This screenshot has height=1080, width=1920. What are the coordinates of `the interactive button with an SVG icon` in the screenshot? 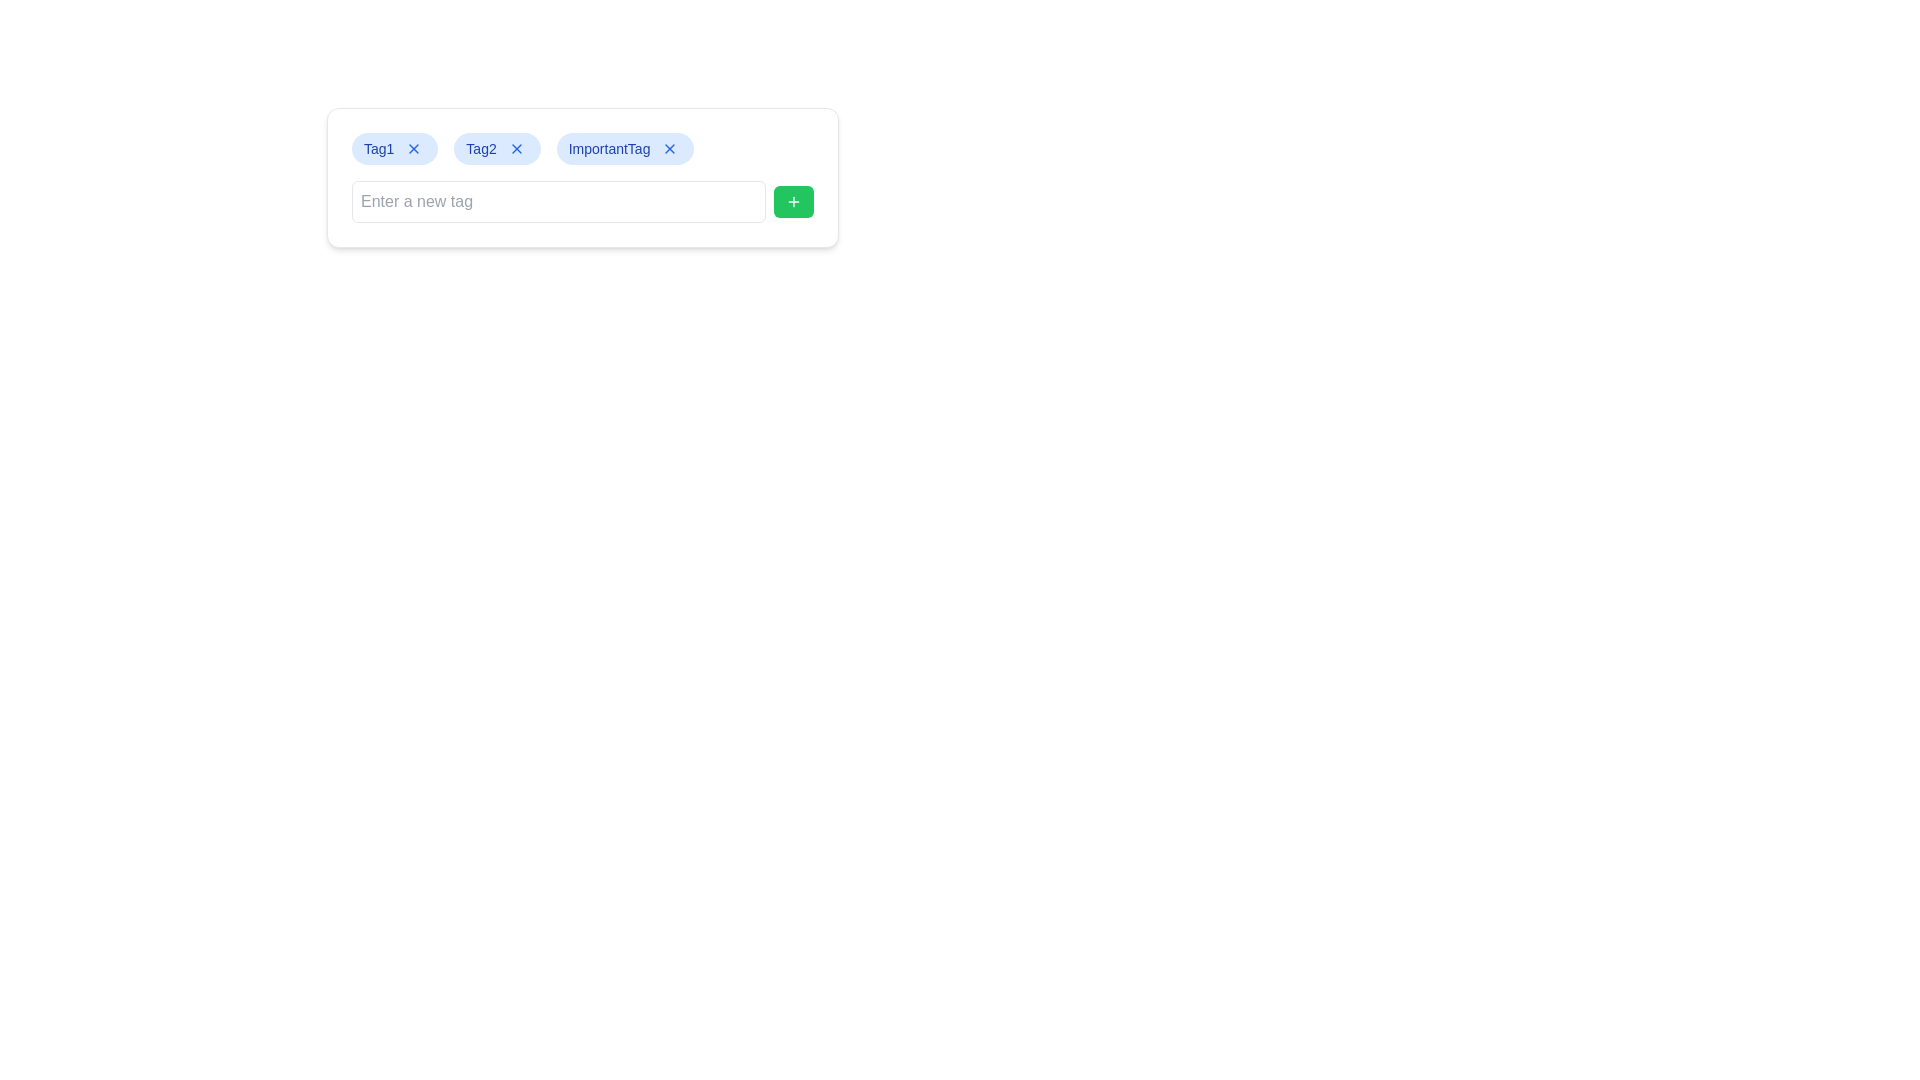 It's located at (516, 148).